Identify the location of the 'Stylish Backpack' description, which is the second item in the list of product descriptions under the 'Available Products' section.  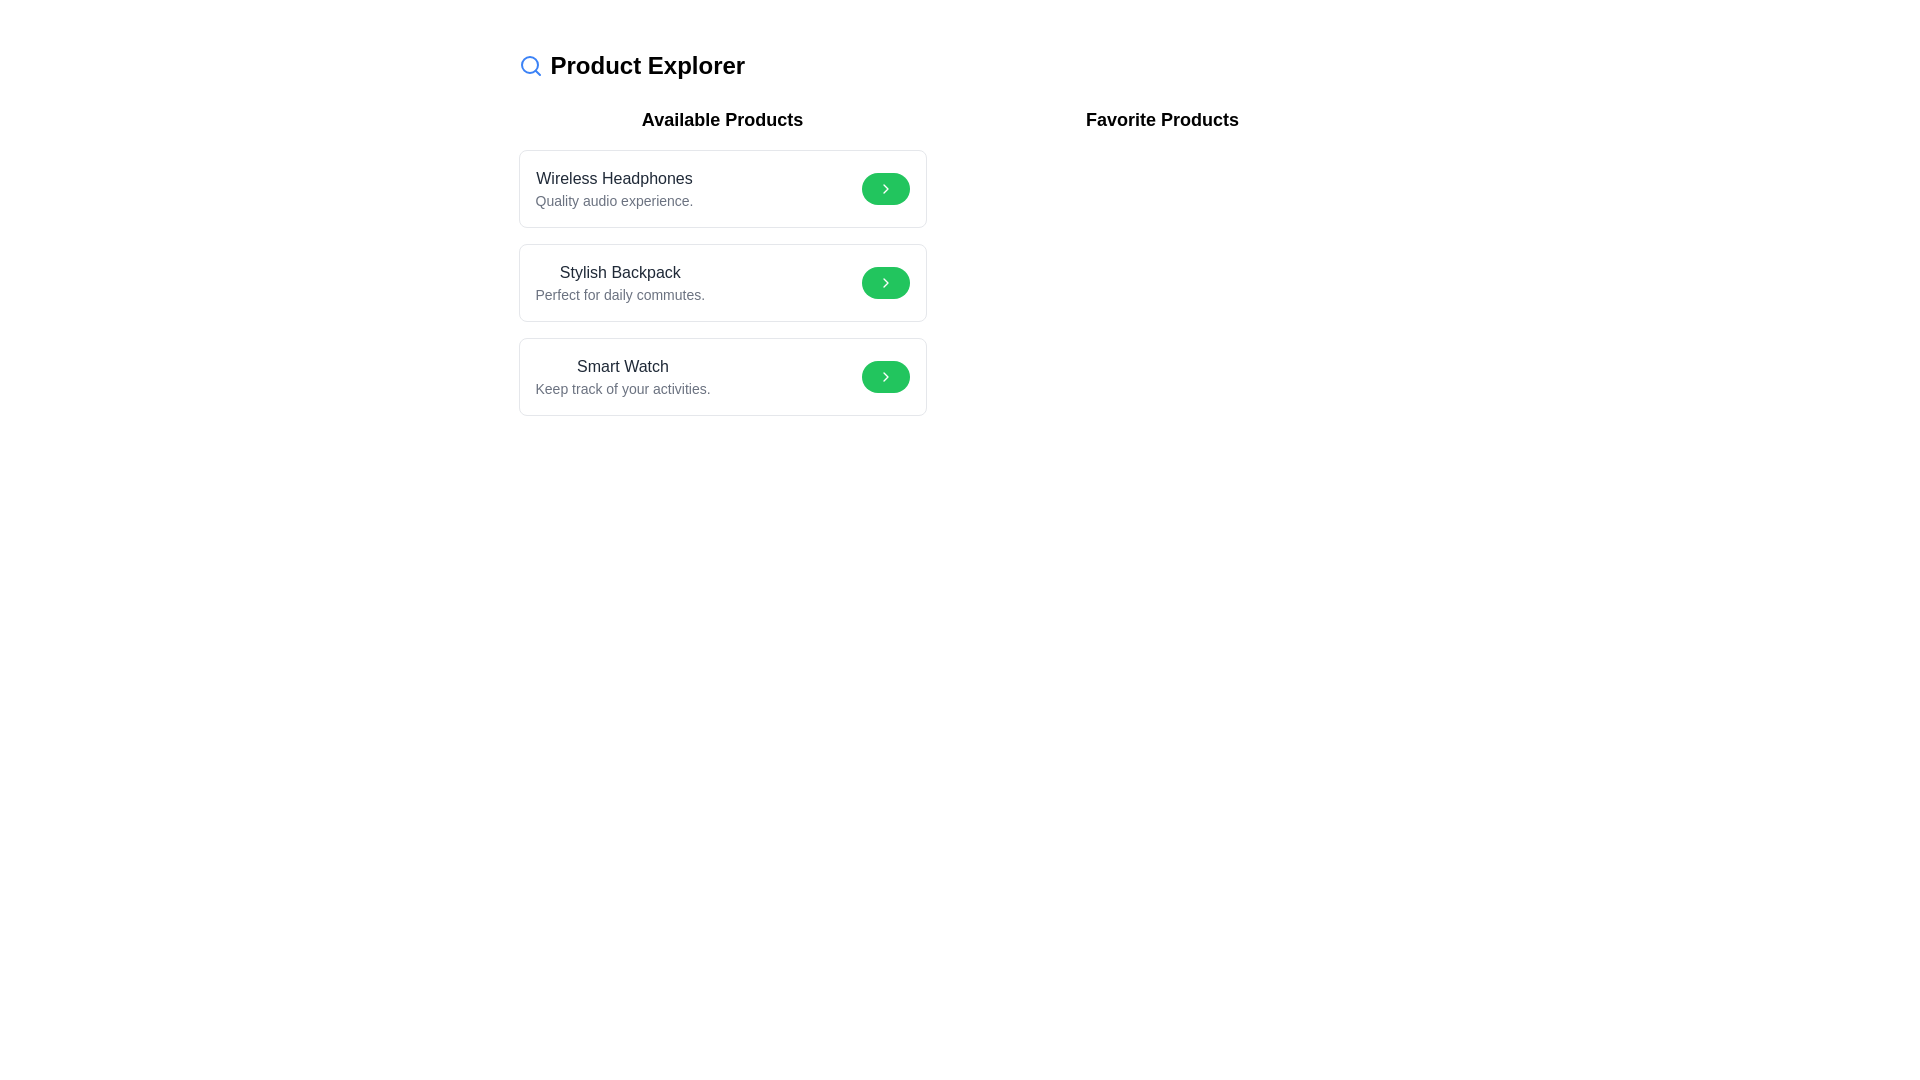
(619, 282).